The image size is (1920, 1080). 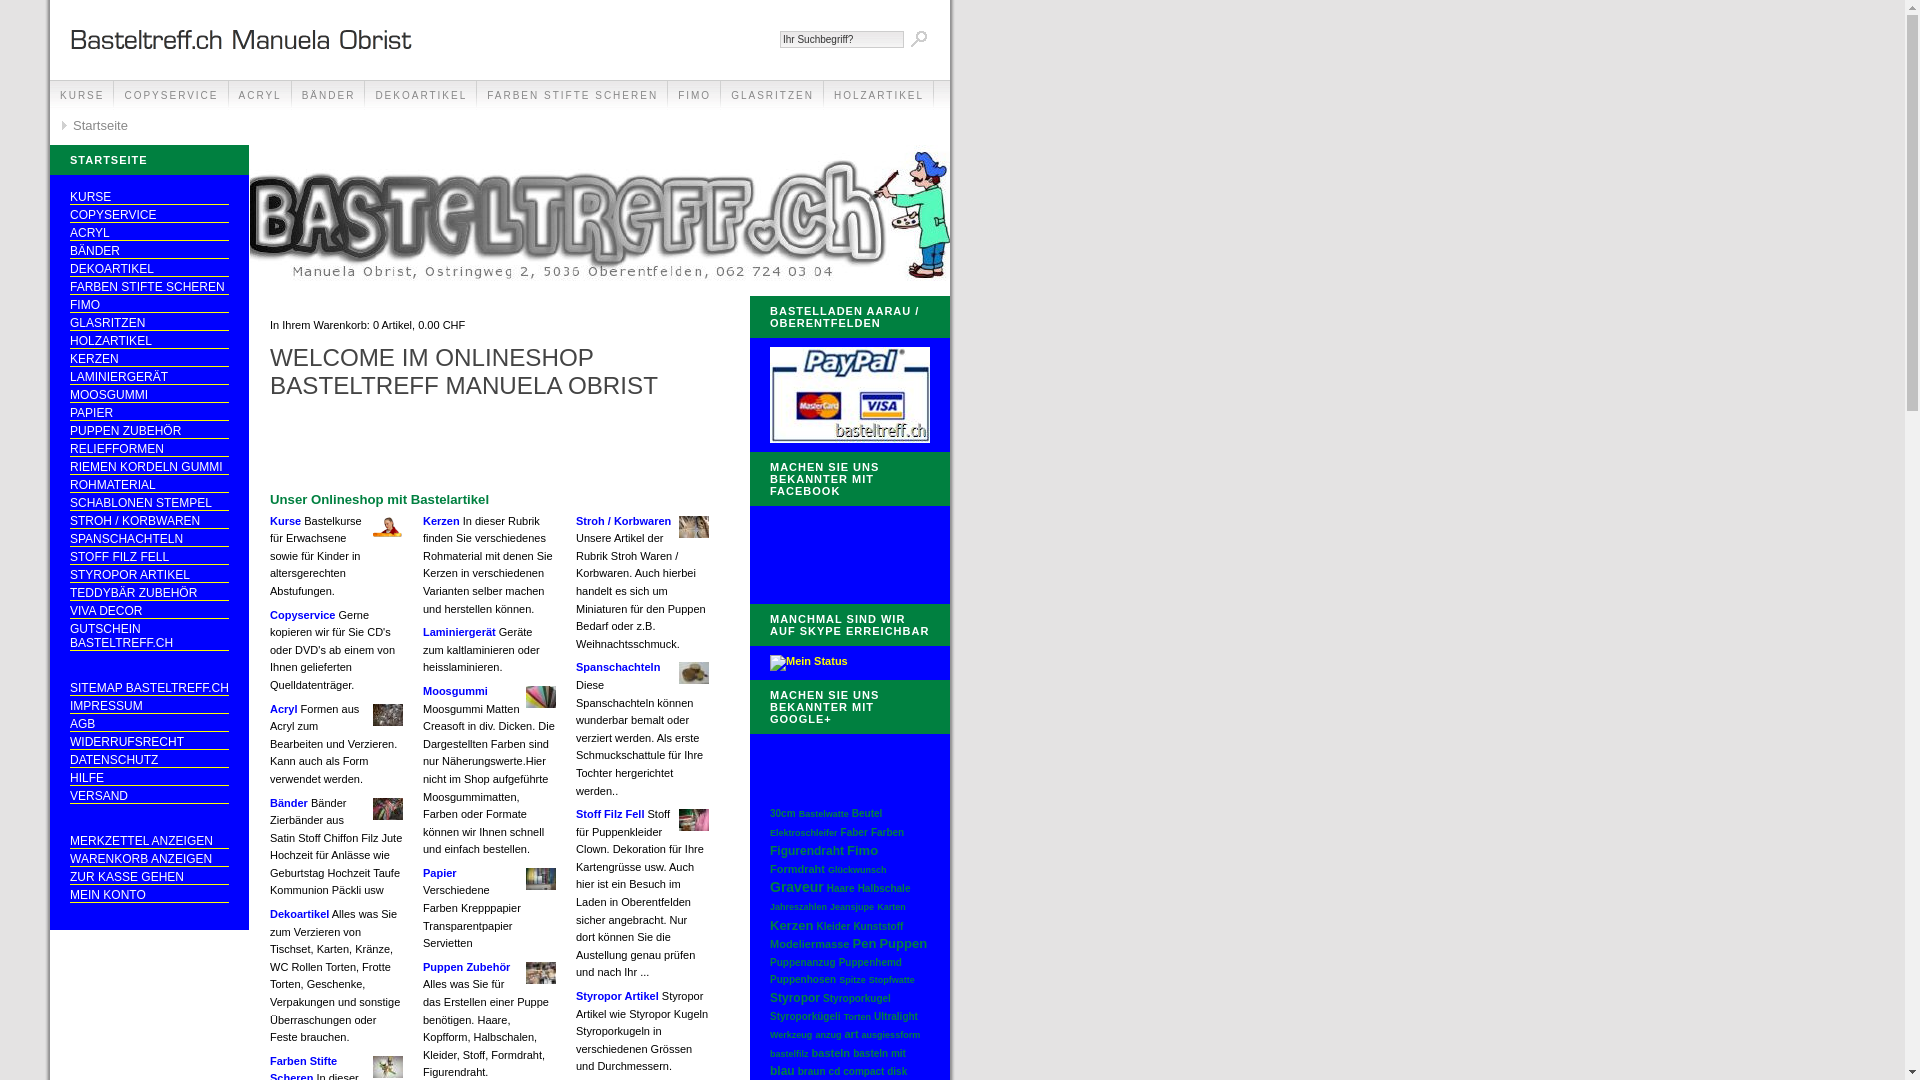 What do you see at coordinates (148, 448) in the screenshot?
I see `'RELIEFFORMEN'` at bounding box center [148, 448].